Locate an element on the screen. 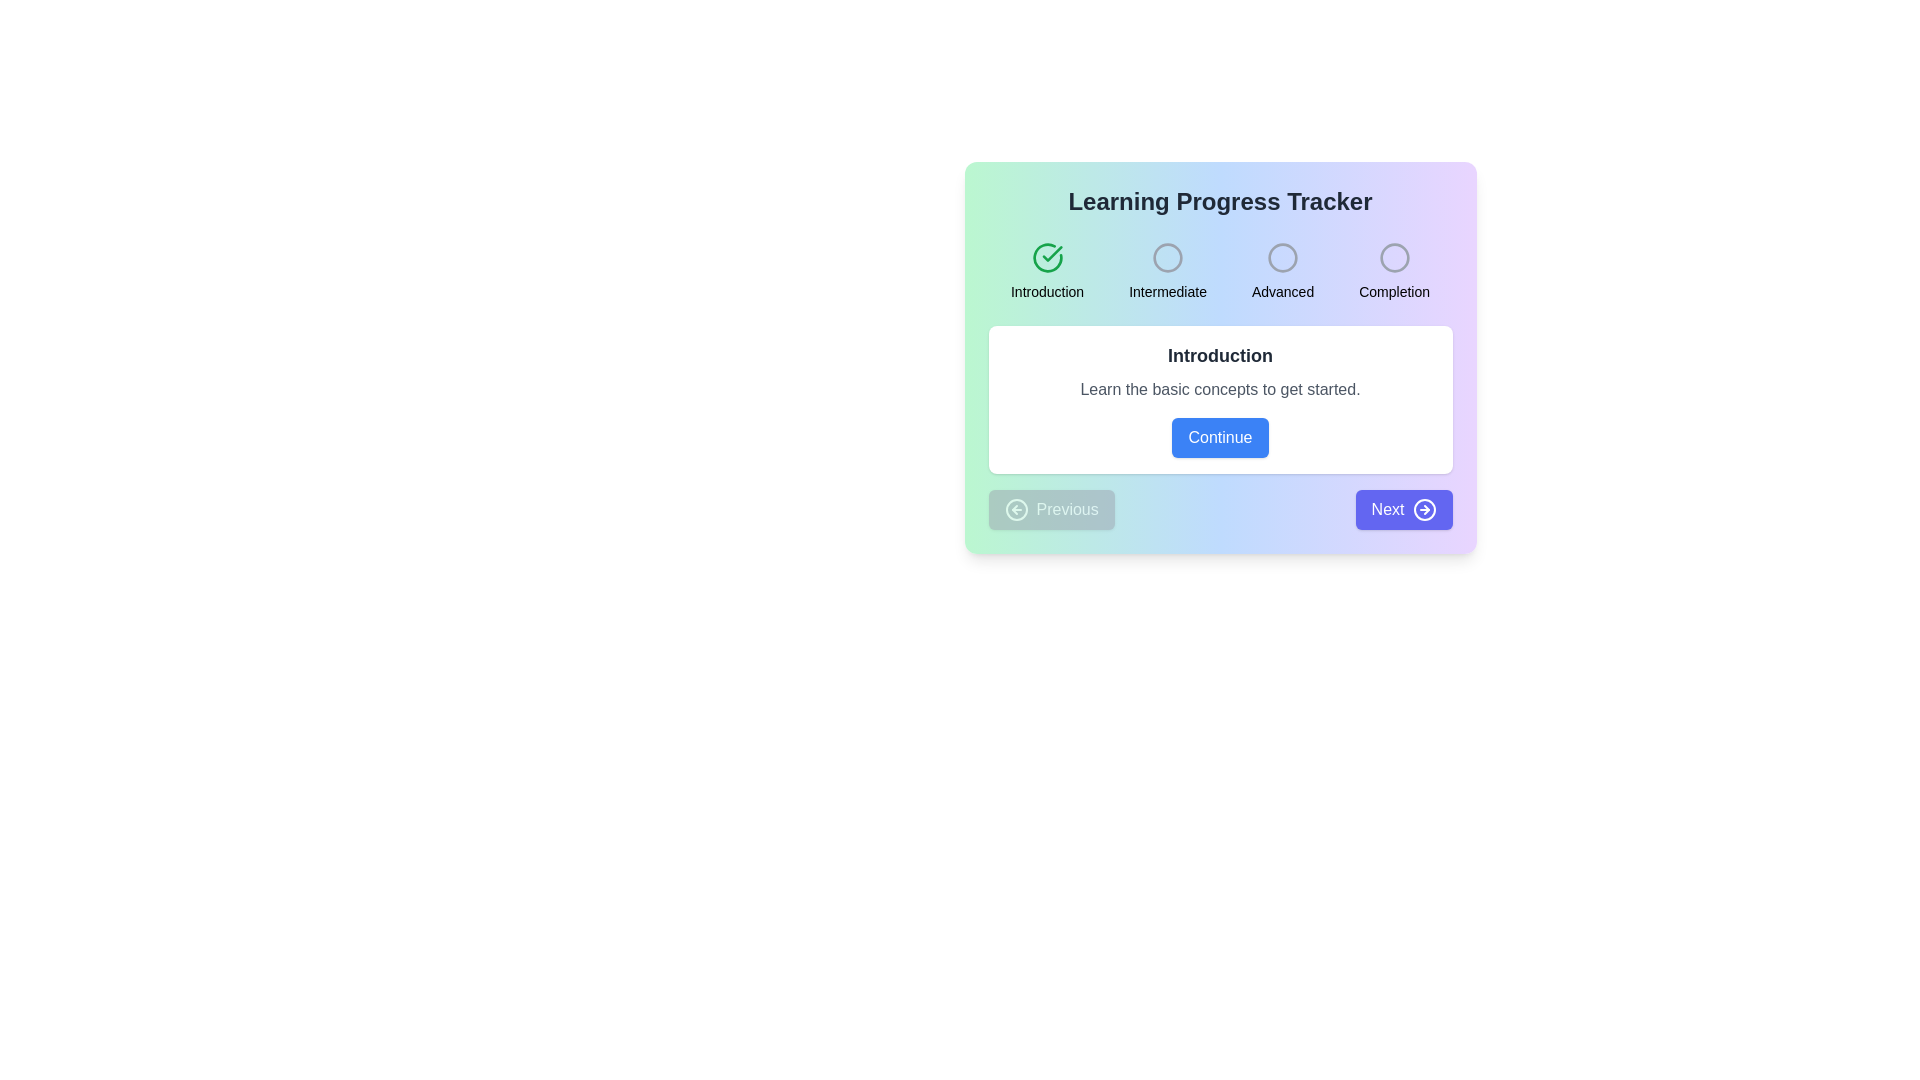  across the Progress Indicator Bar located centrally below the 'Learning Progress Tracker' heading is located at coordinates (1219, 272).